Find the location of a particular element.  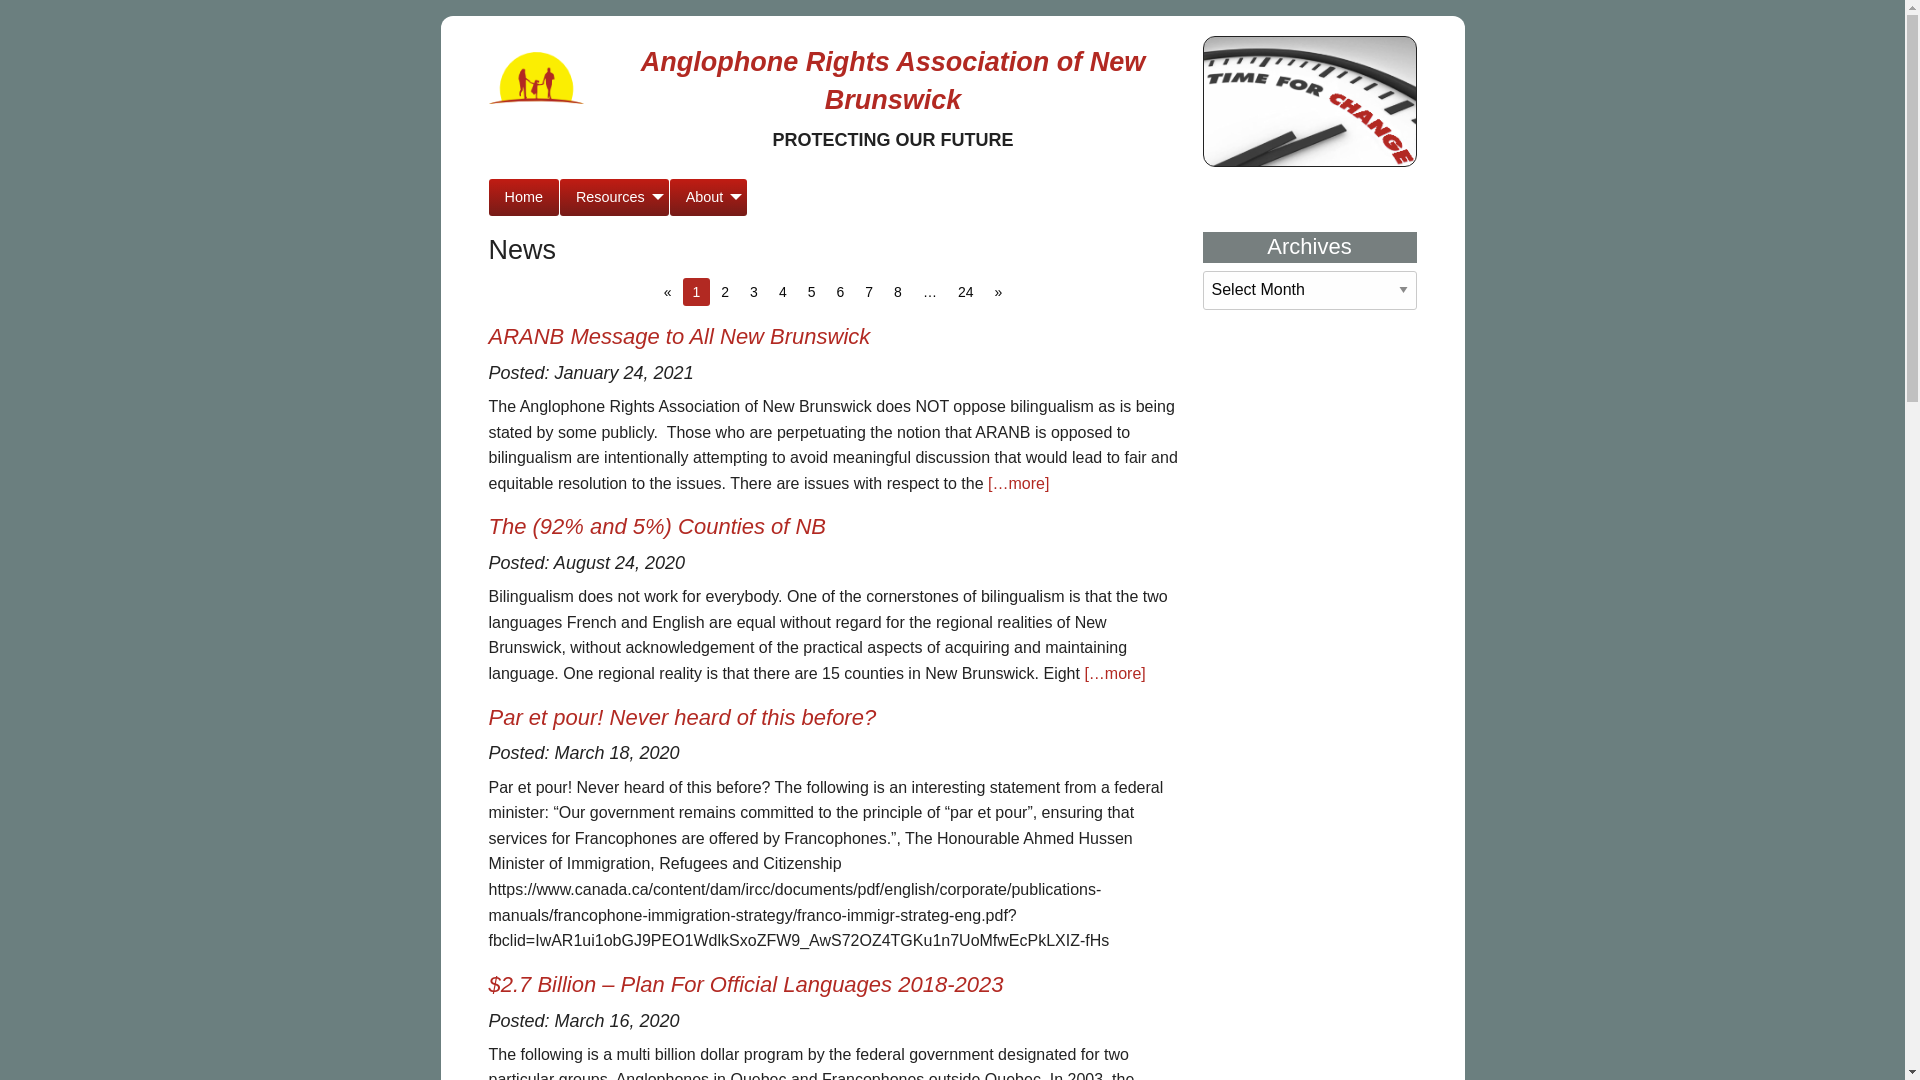

'7' is located at coordinates (868, 292).